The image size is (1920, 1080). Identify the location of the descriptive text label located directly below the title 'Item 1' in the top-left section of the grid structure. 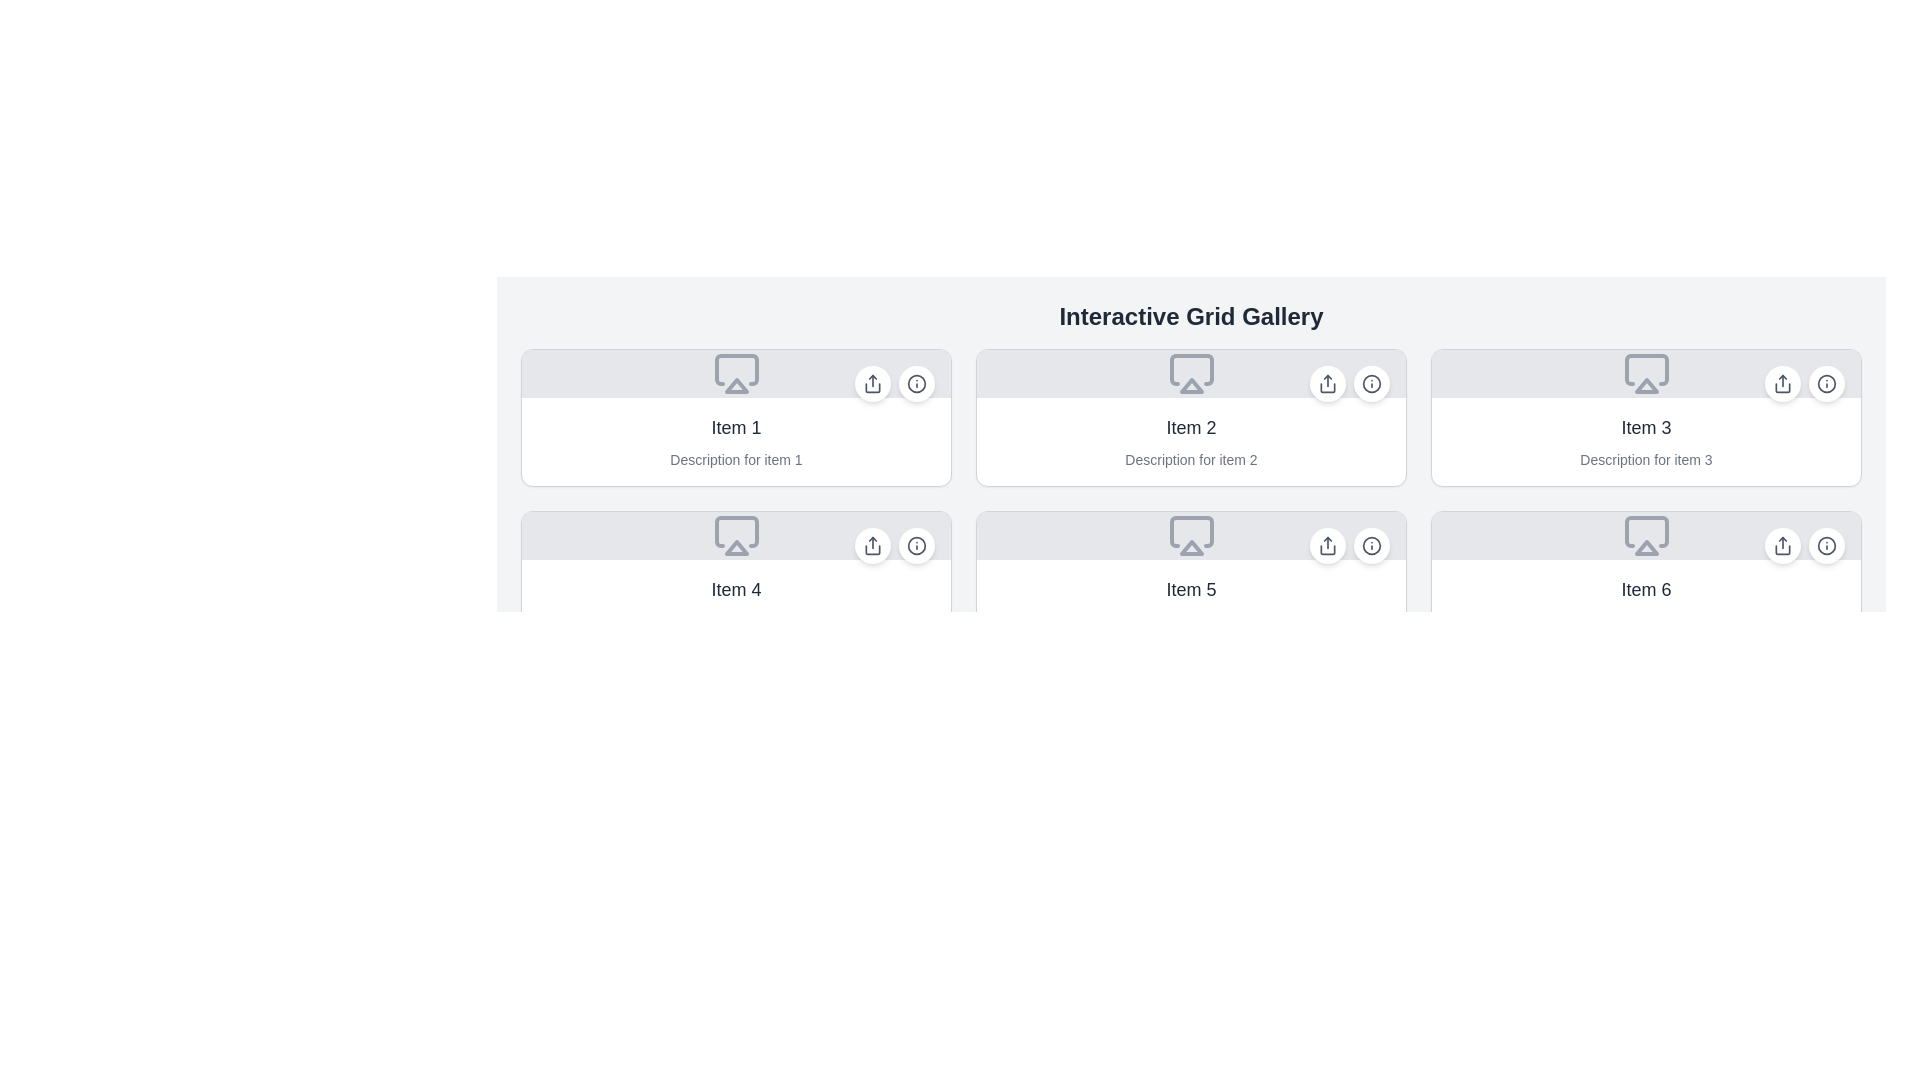
(735, 459).